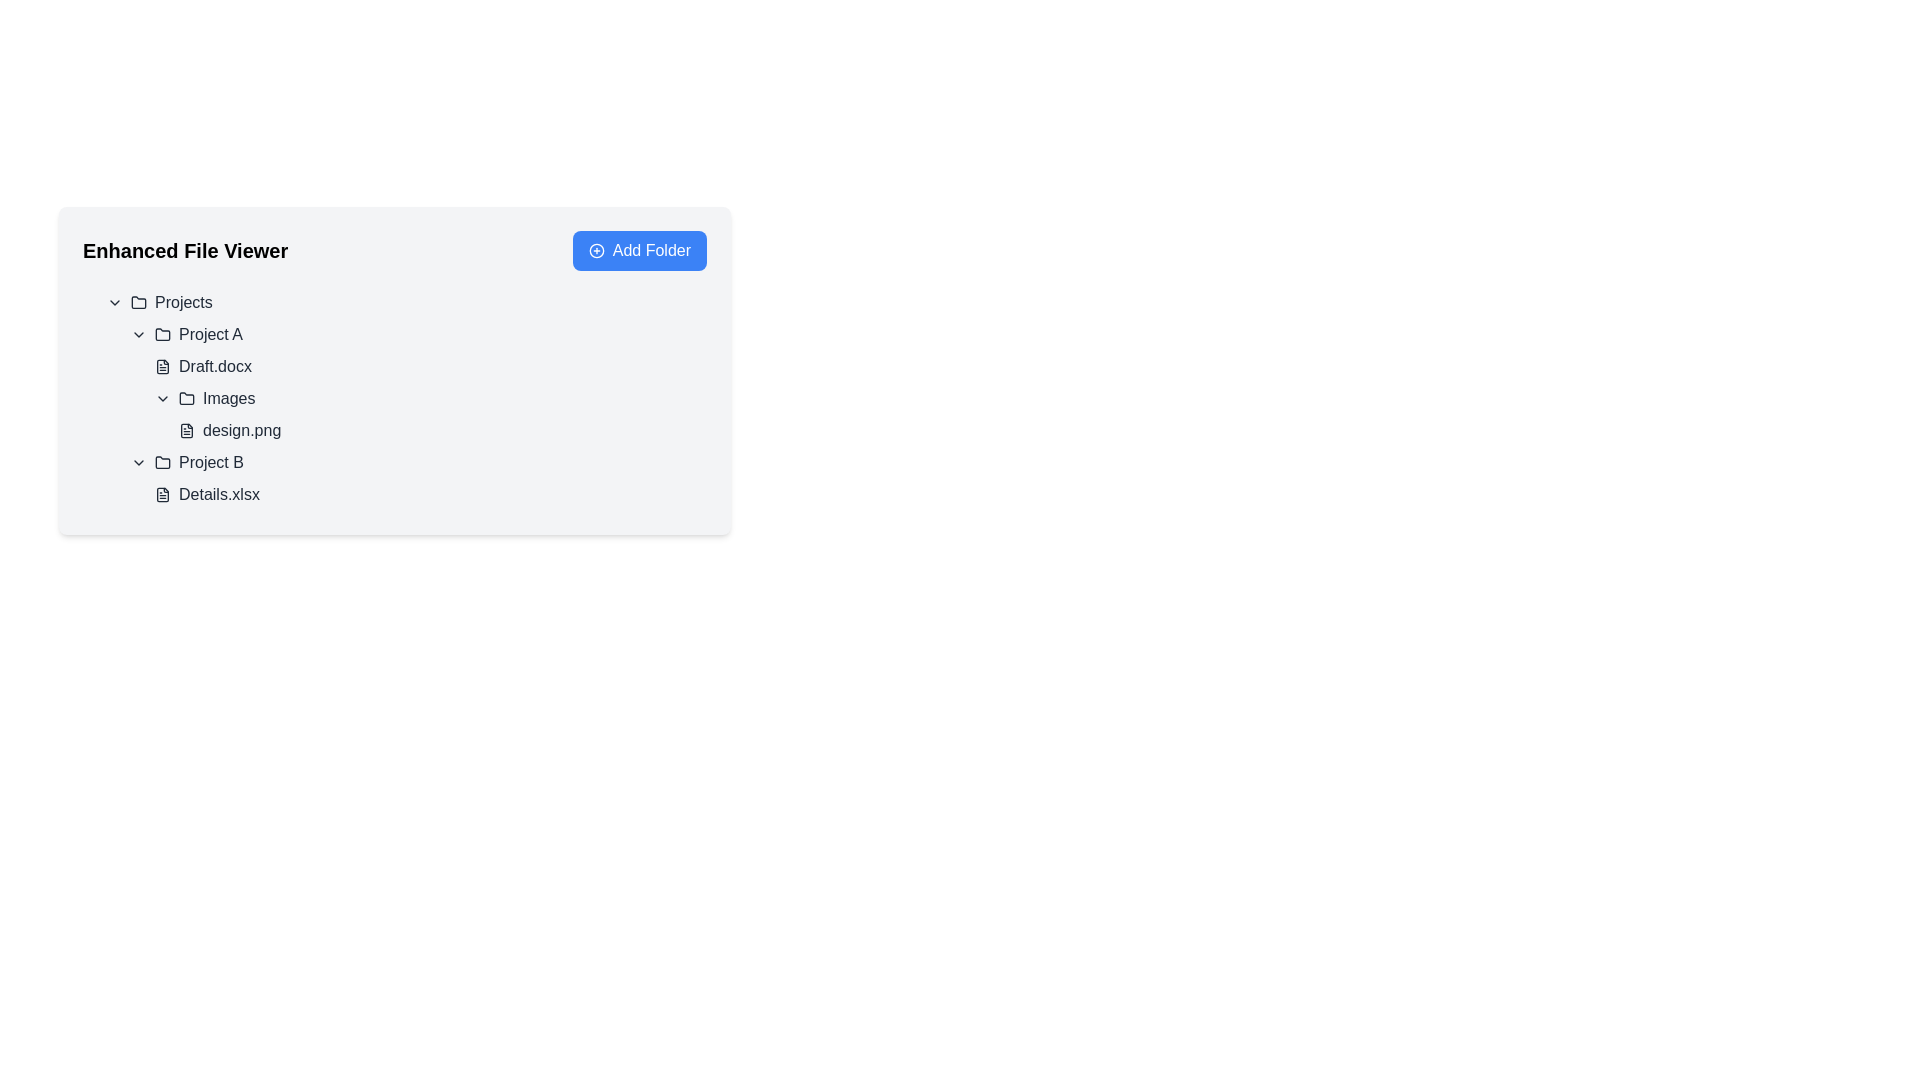  What do you see at coordinates (114, 303) in the screenshot?
I see `the arrow icon located adjacent to the text 'Projects'` at bounding box center [114, 303].